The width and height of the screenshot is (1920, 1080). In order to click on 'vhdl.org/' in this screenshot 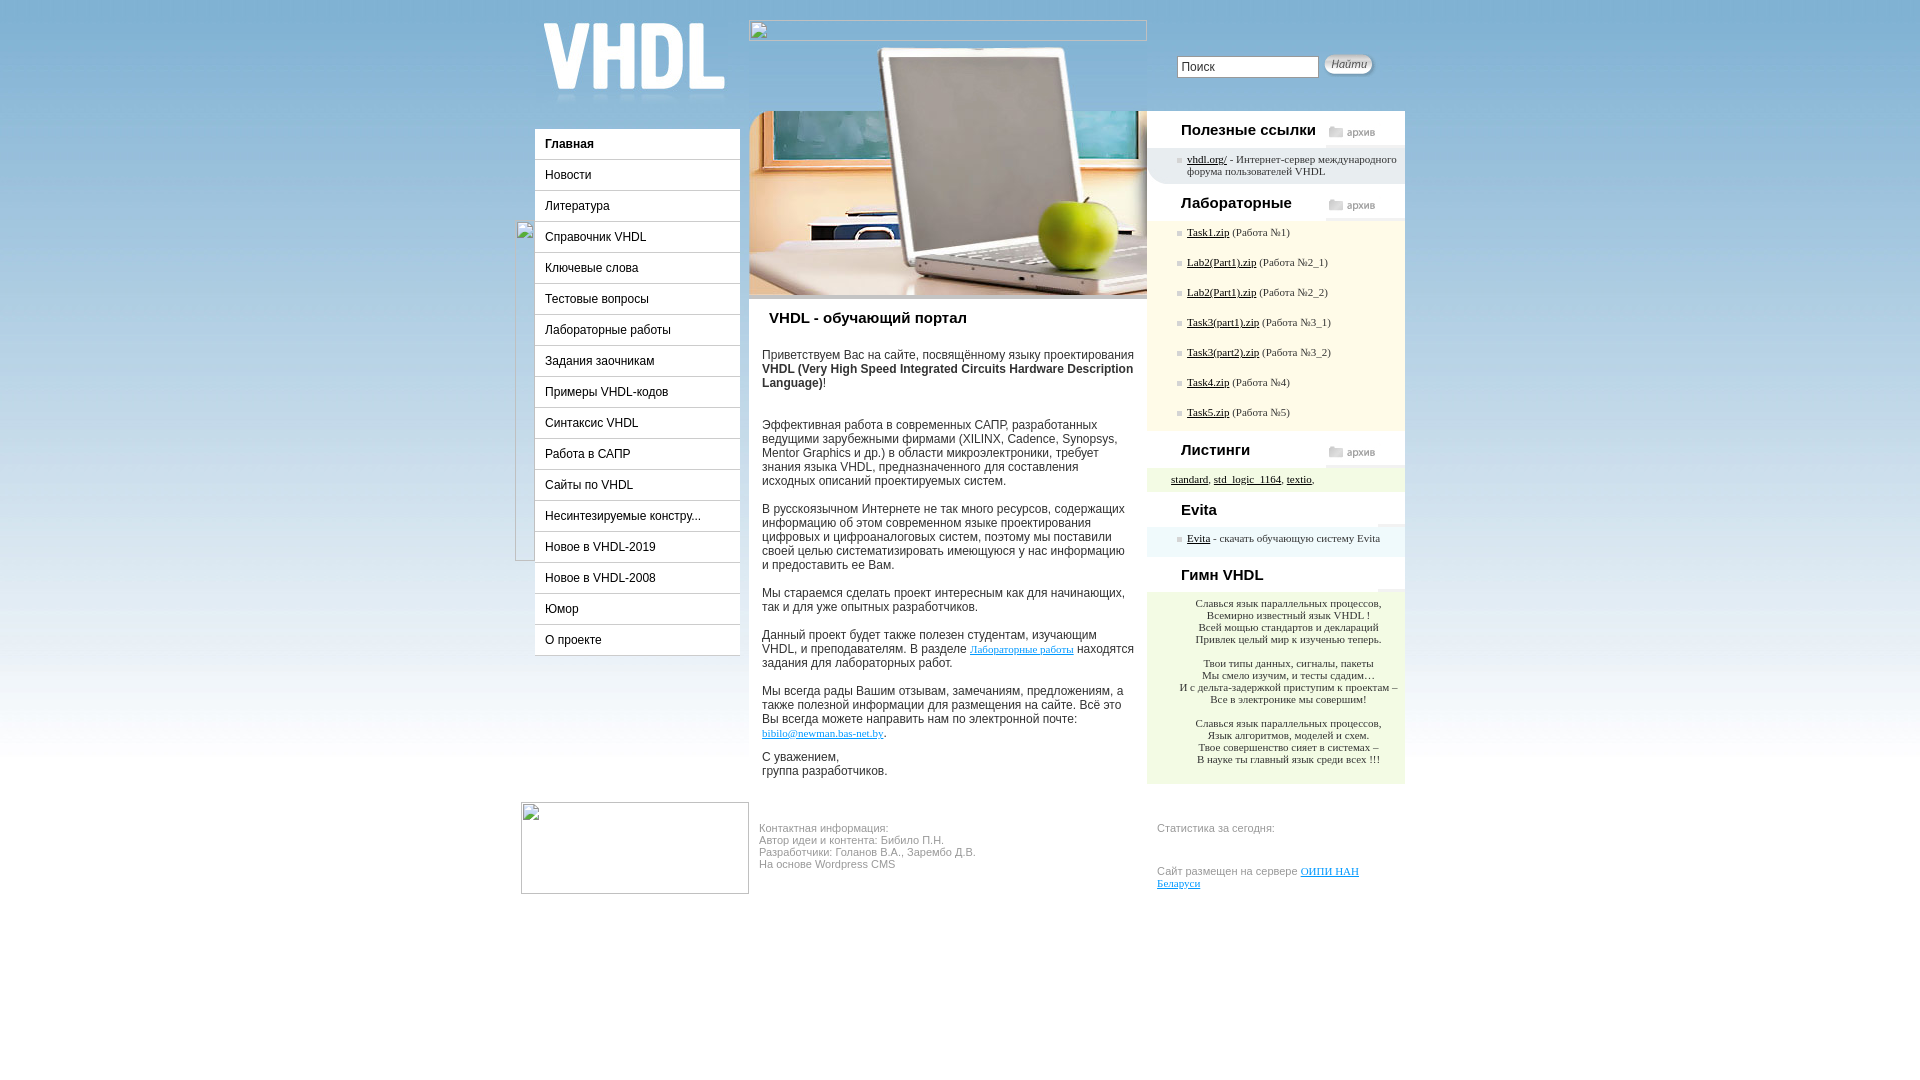, I will do `click(1205, 157)`.